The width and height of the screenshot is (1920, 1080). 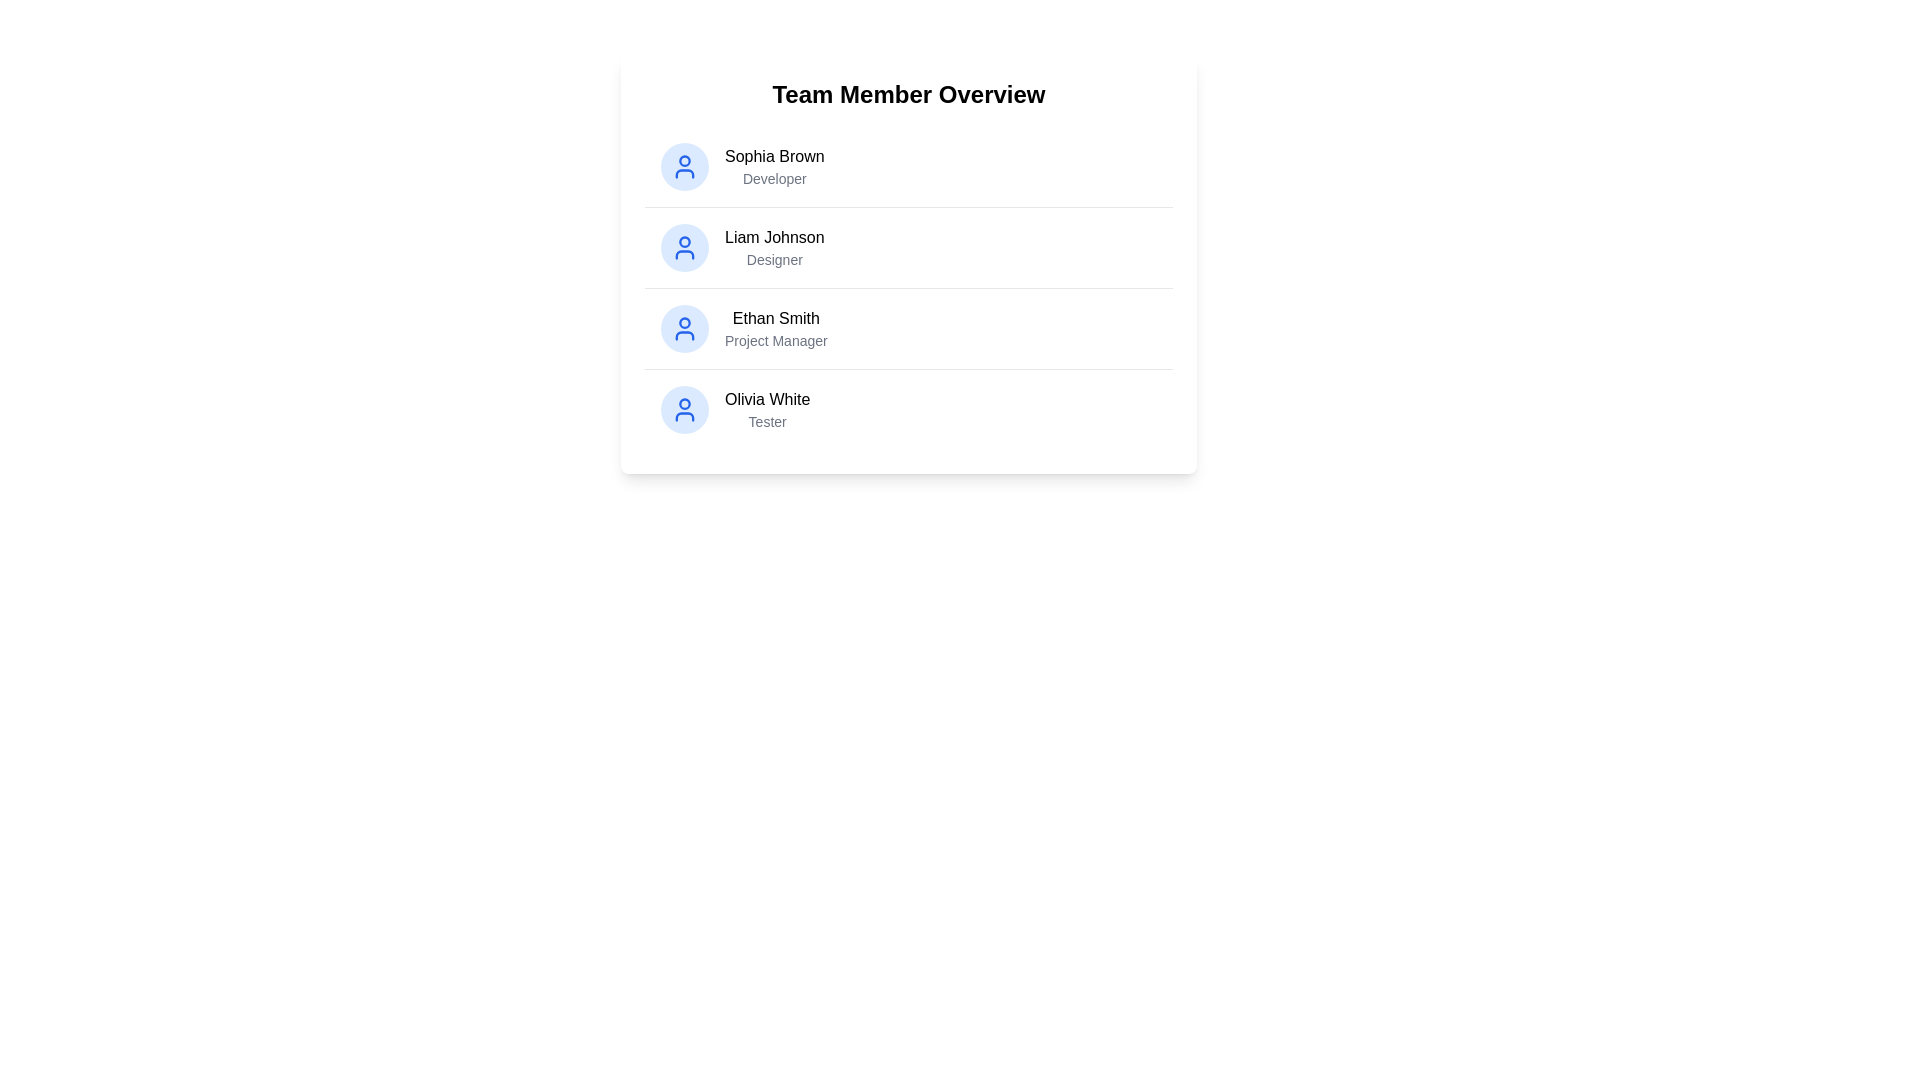 I want to click on the user profile icon representing 'Olivia White' in the fourth row of the Team Member Overview, which is non-interactive and serves a decorative purpose, so click(x=685, y=408).